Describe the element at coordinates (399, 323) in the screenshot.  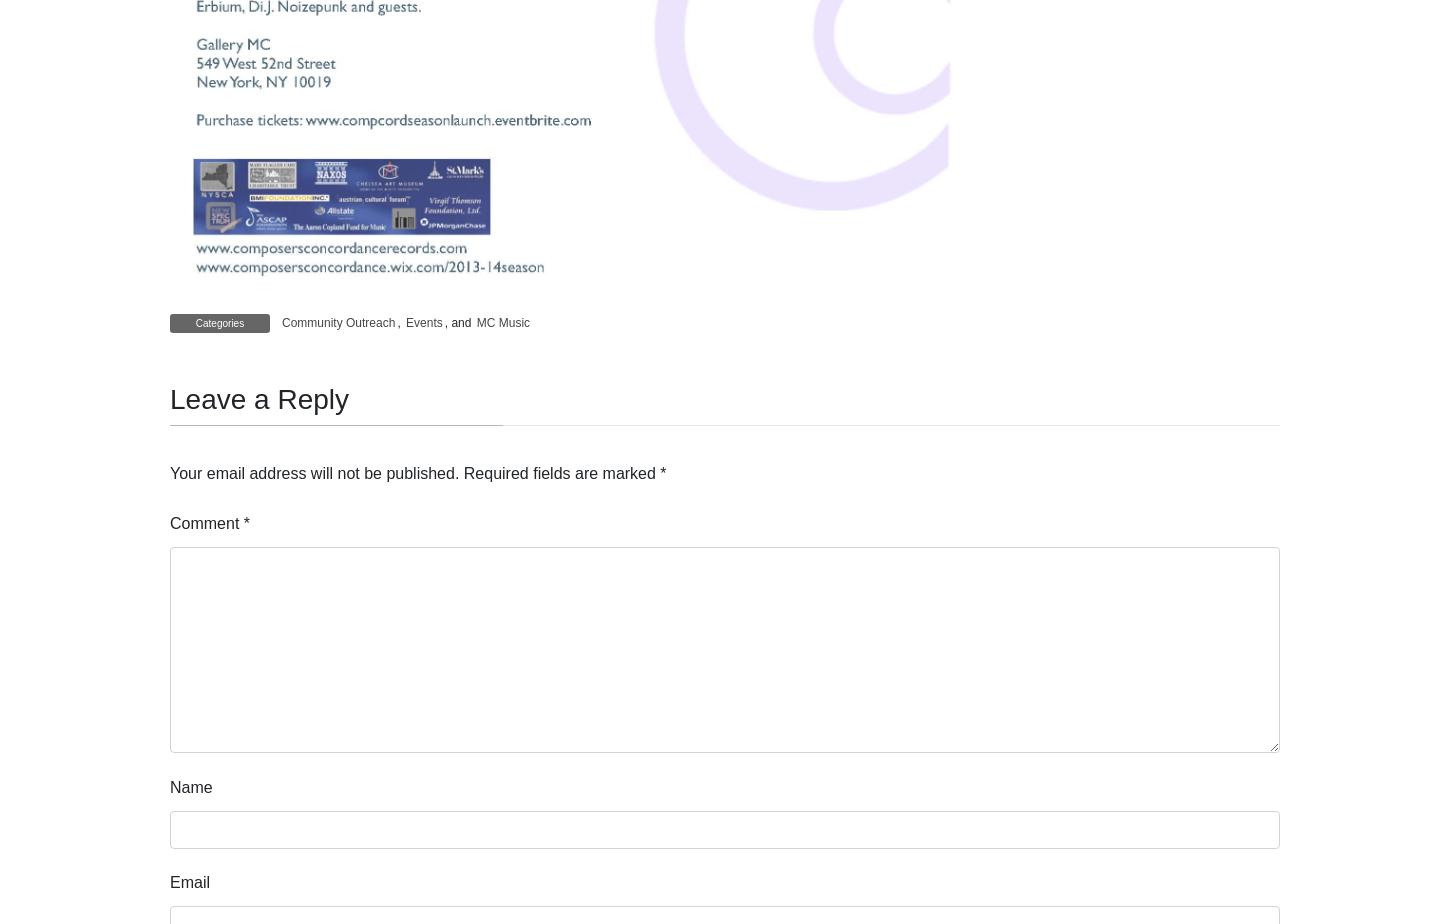
I see `','` at that location.